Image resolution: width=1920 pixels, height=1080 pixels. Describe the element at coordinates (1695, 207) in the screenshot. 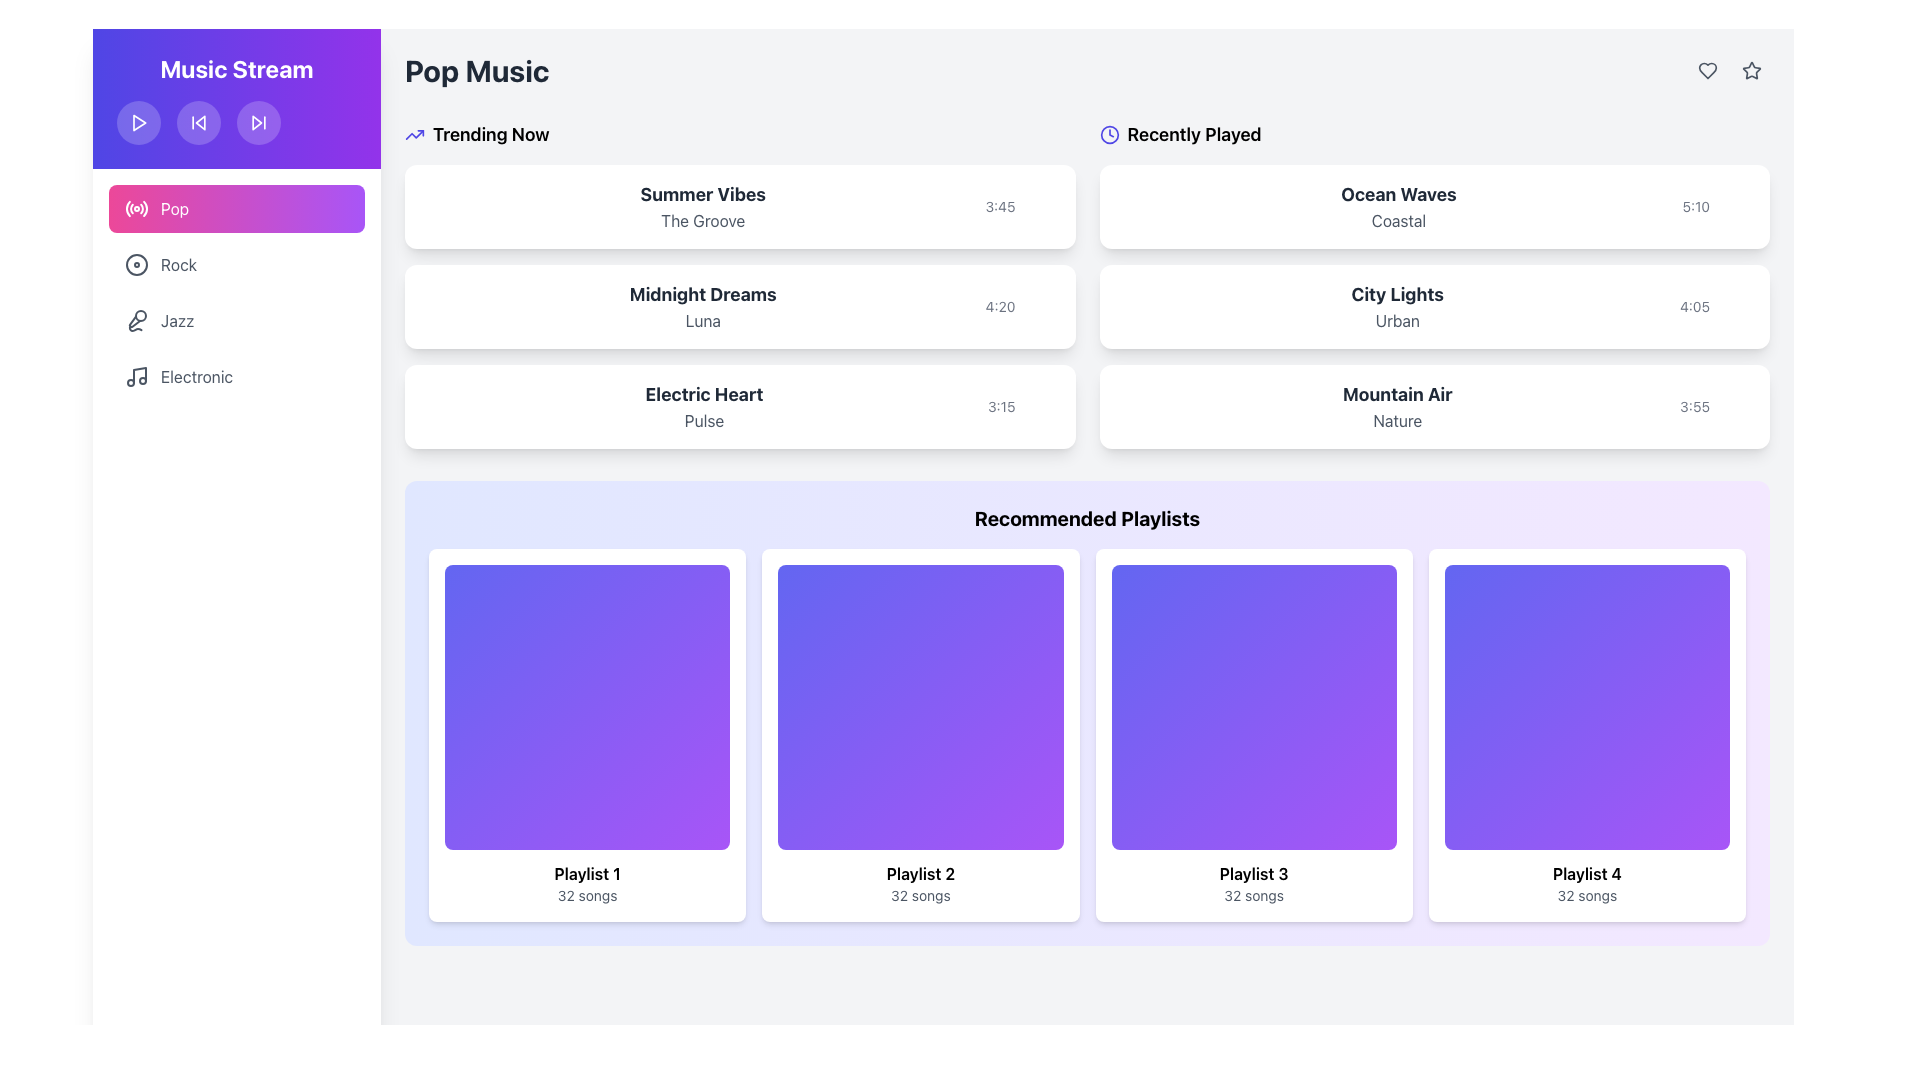

I see `the text label displaying '5:10', which is styled in gray and located to the right of the 'Ocean Waves' title in the 'Recently Played' section` at that location.